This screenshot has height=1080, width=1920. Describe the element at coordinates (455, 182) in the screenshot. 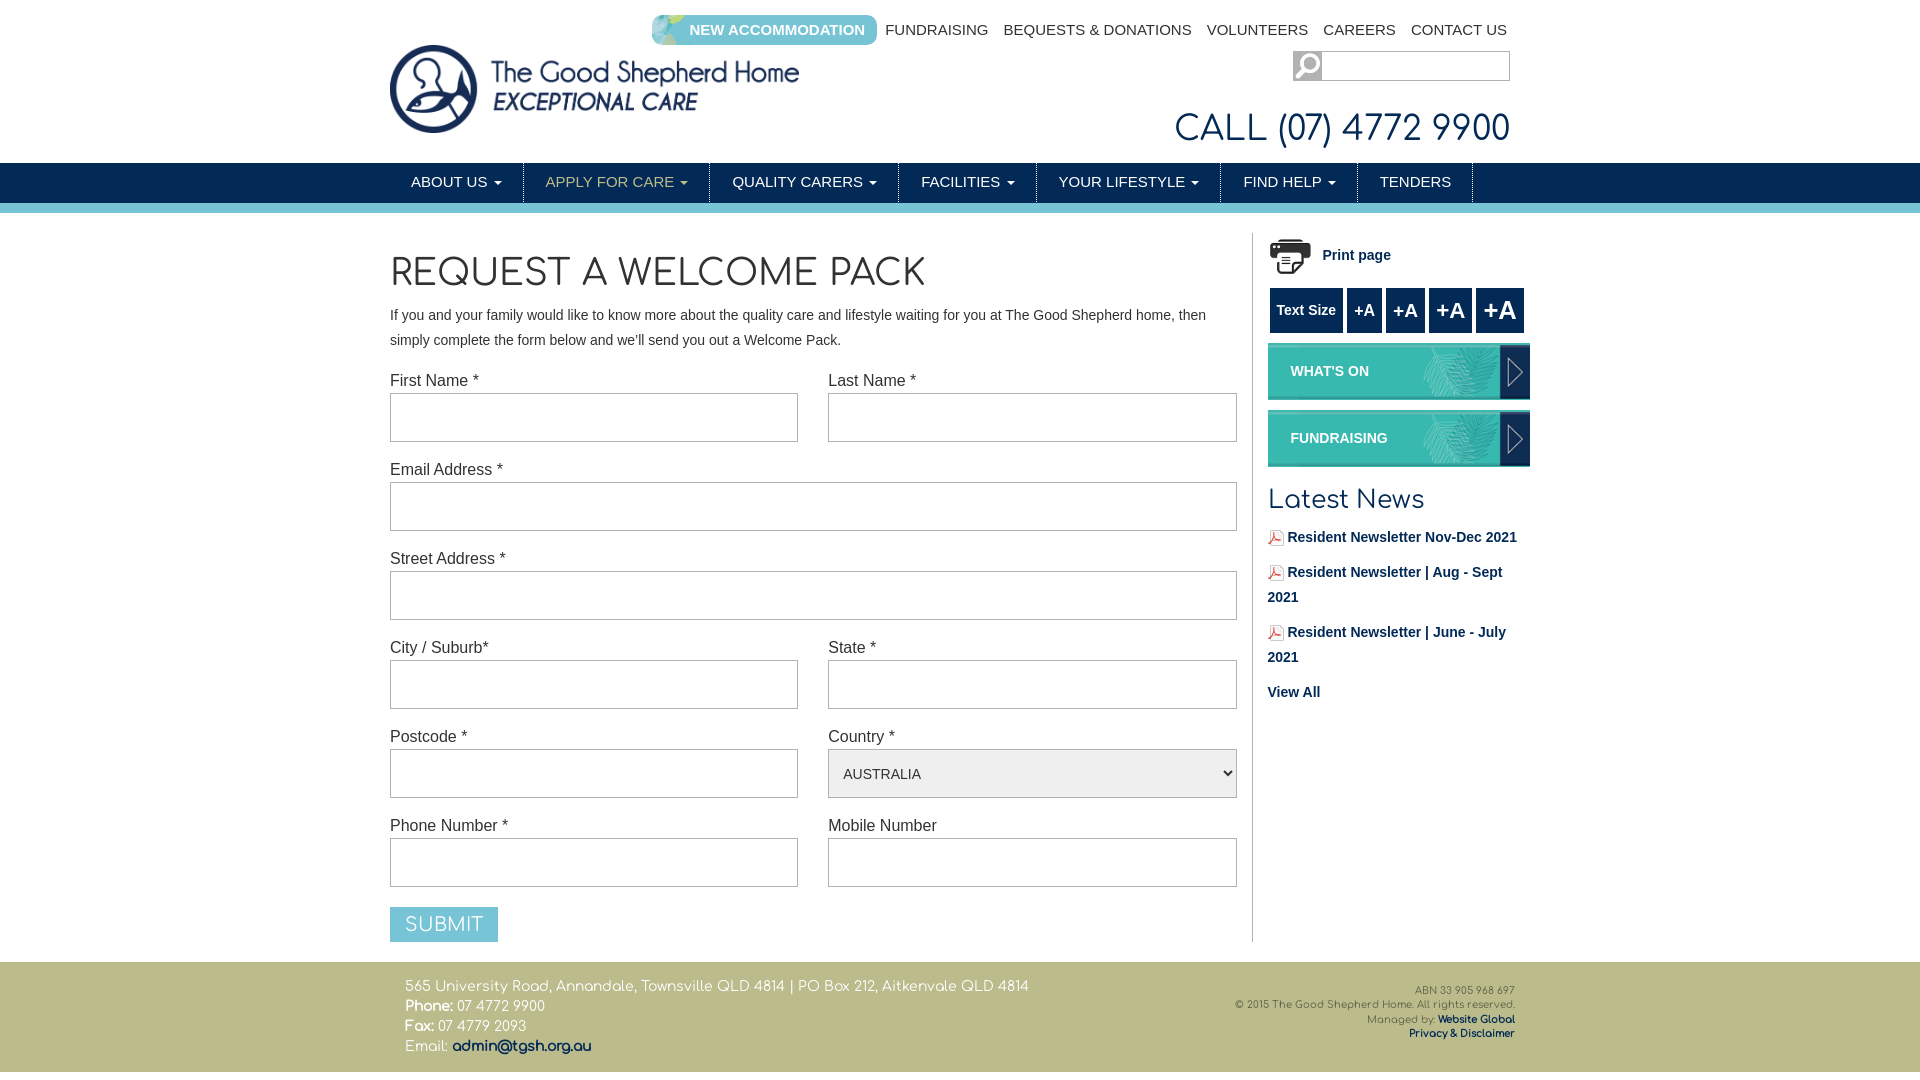

I see `'ABOUT US'` at that location.